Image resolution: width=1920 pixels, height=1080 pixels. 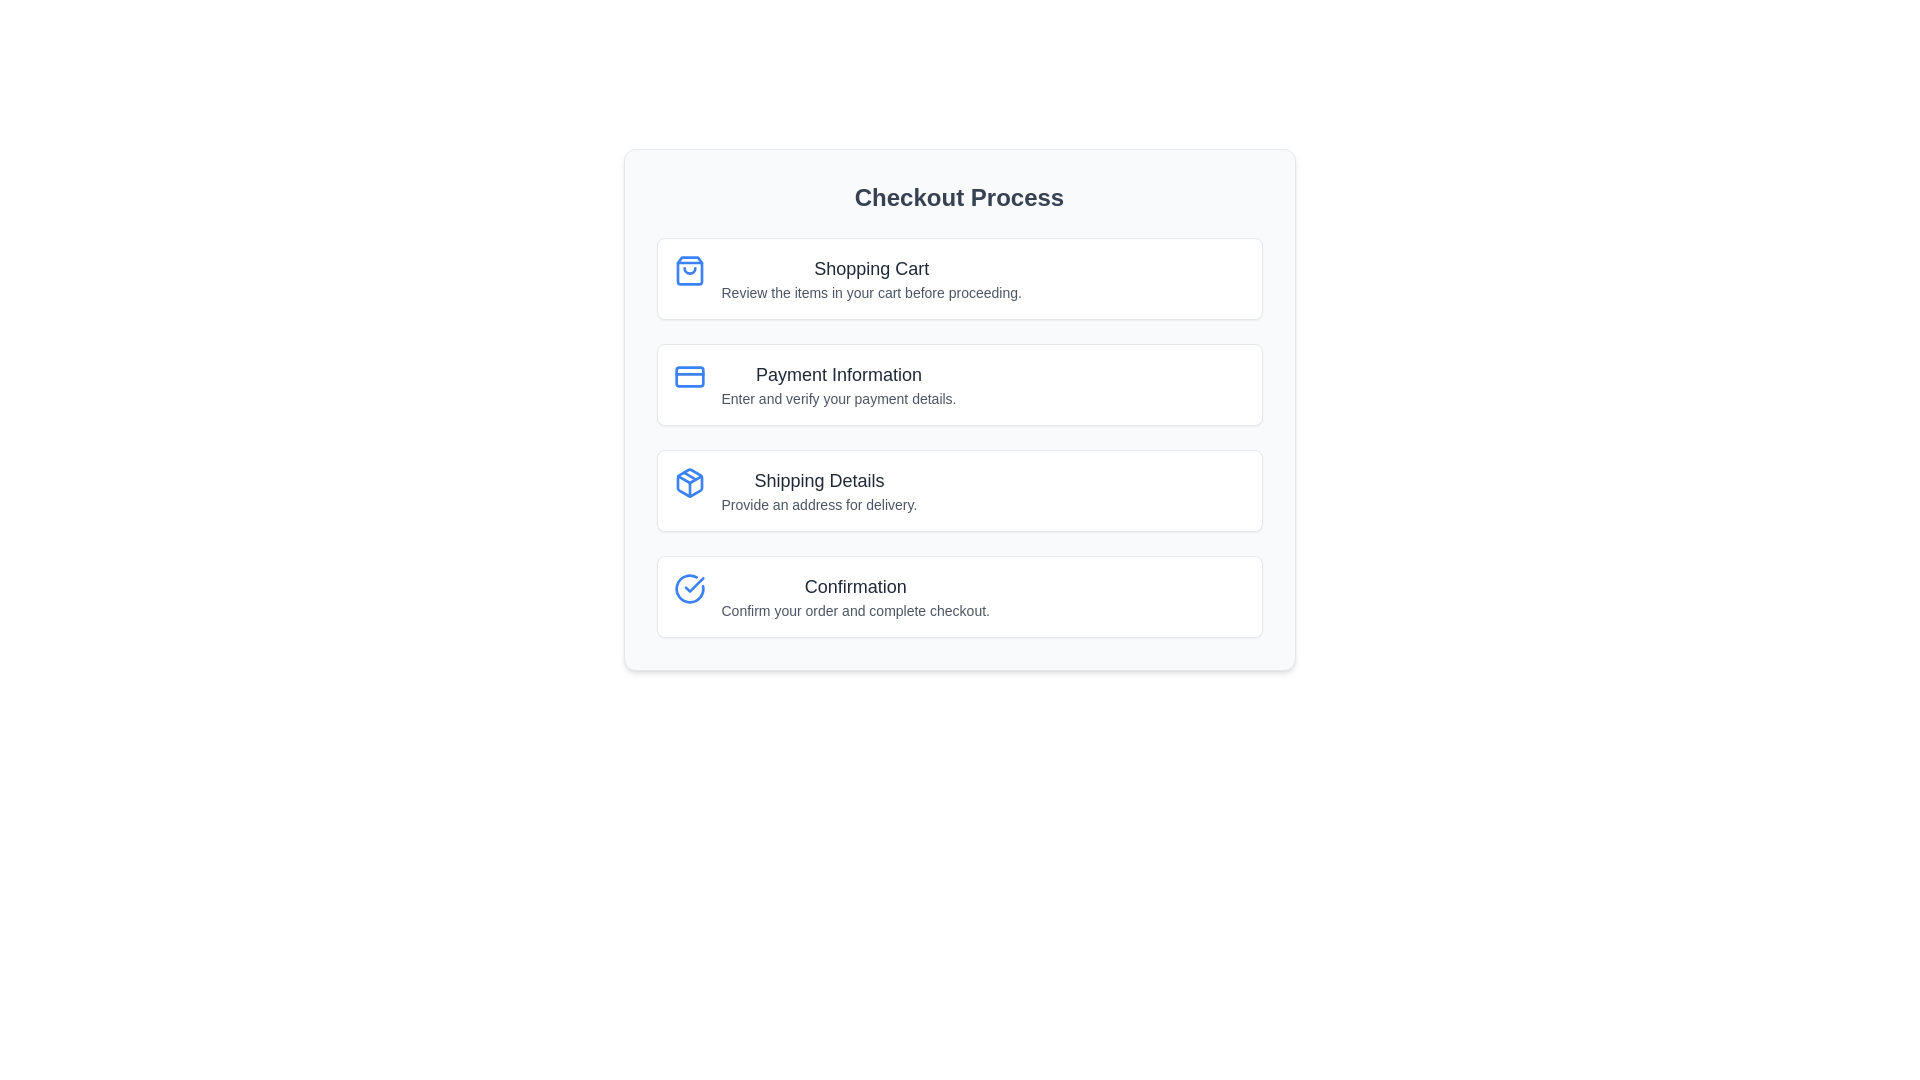 I want to click on the detailed view of the introductory card for the shopping cart section in the checkout process, so click(x=958, y=278).